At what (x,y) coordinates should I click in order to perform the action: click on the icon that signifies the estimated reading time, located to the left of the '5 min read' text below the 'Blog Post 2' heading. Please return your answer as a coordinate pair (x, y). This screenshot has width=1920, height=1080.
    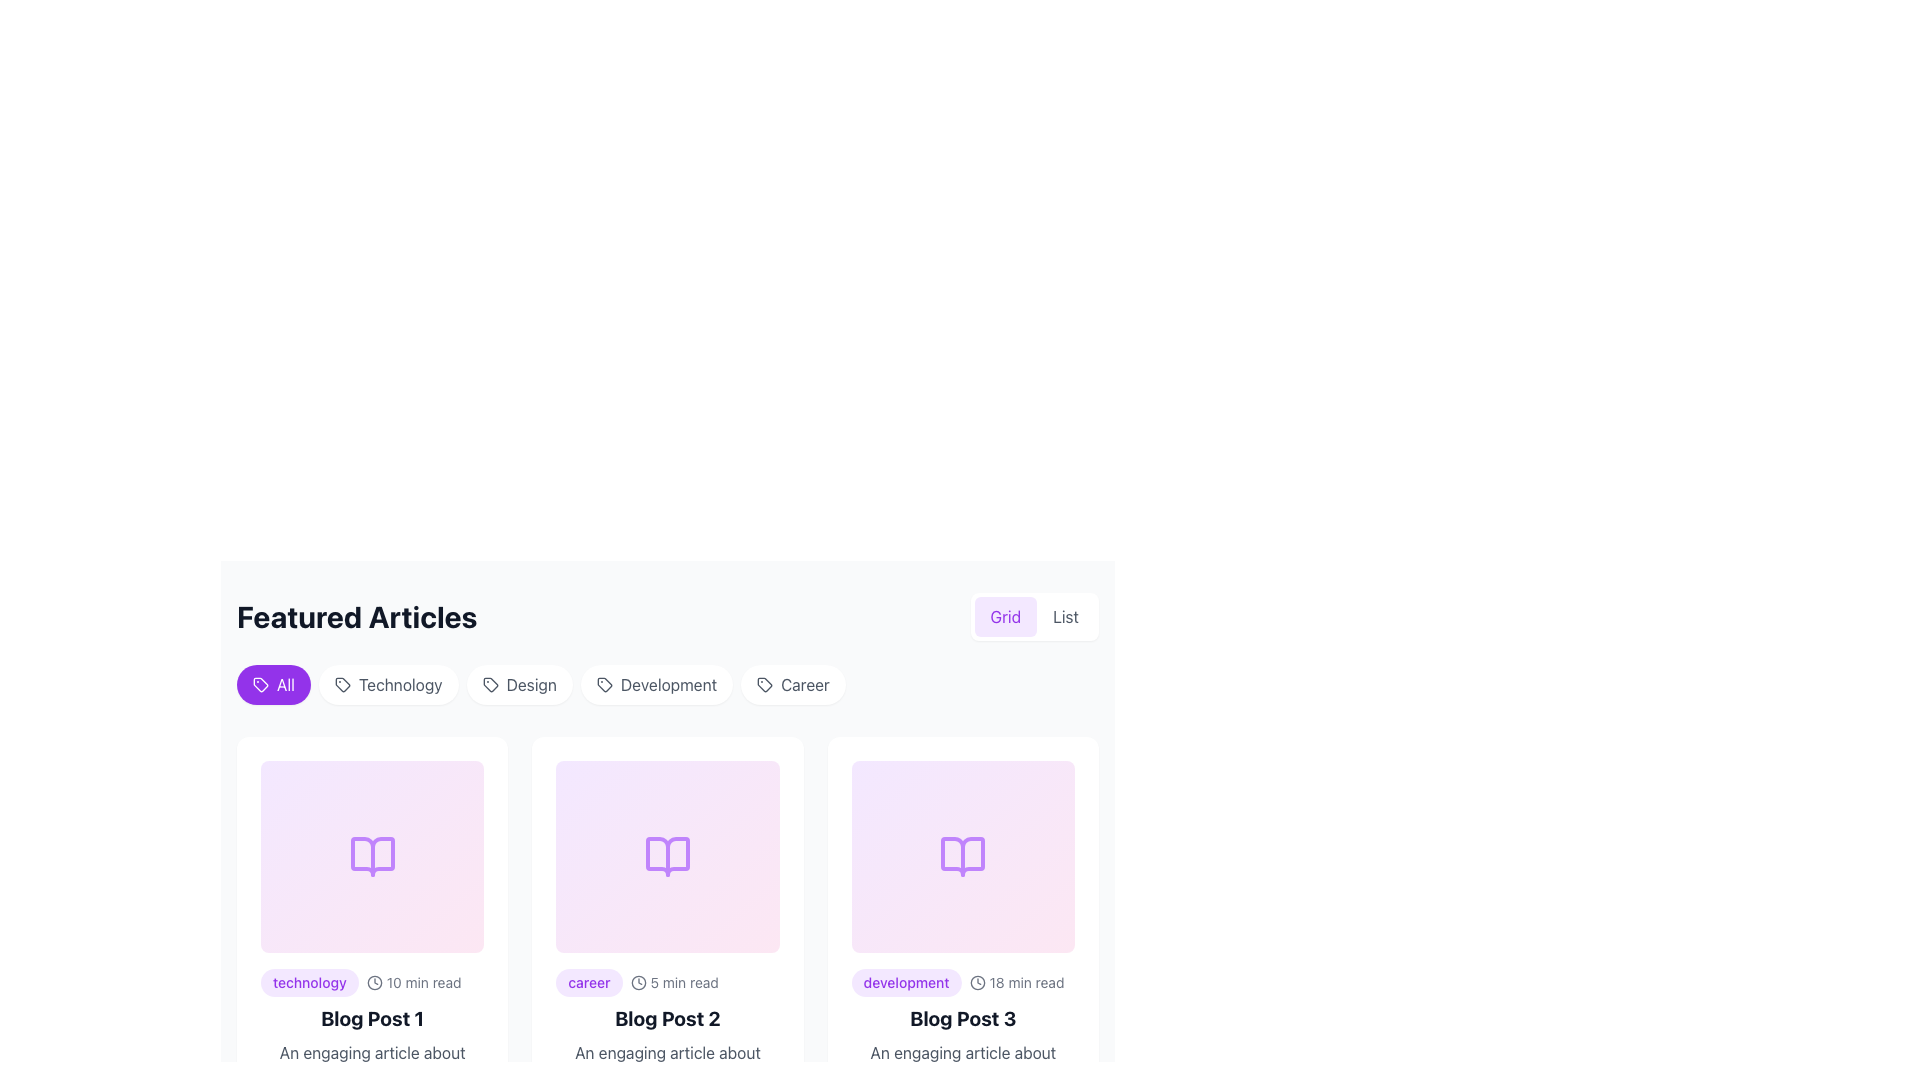
    Looking at the image, I should click on (637, 982).